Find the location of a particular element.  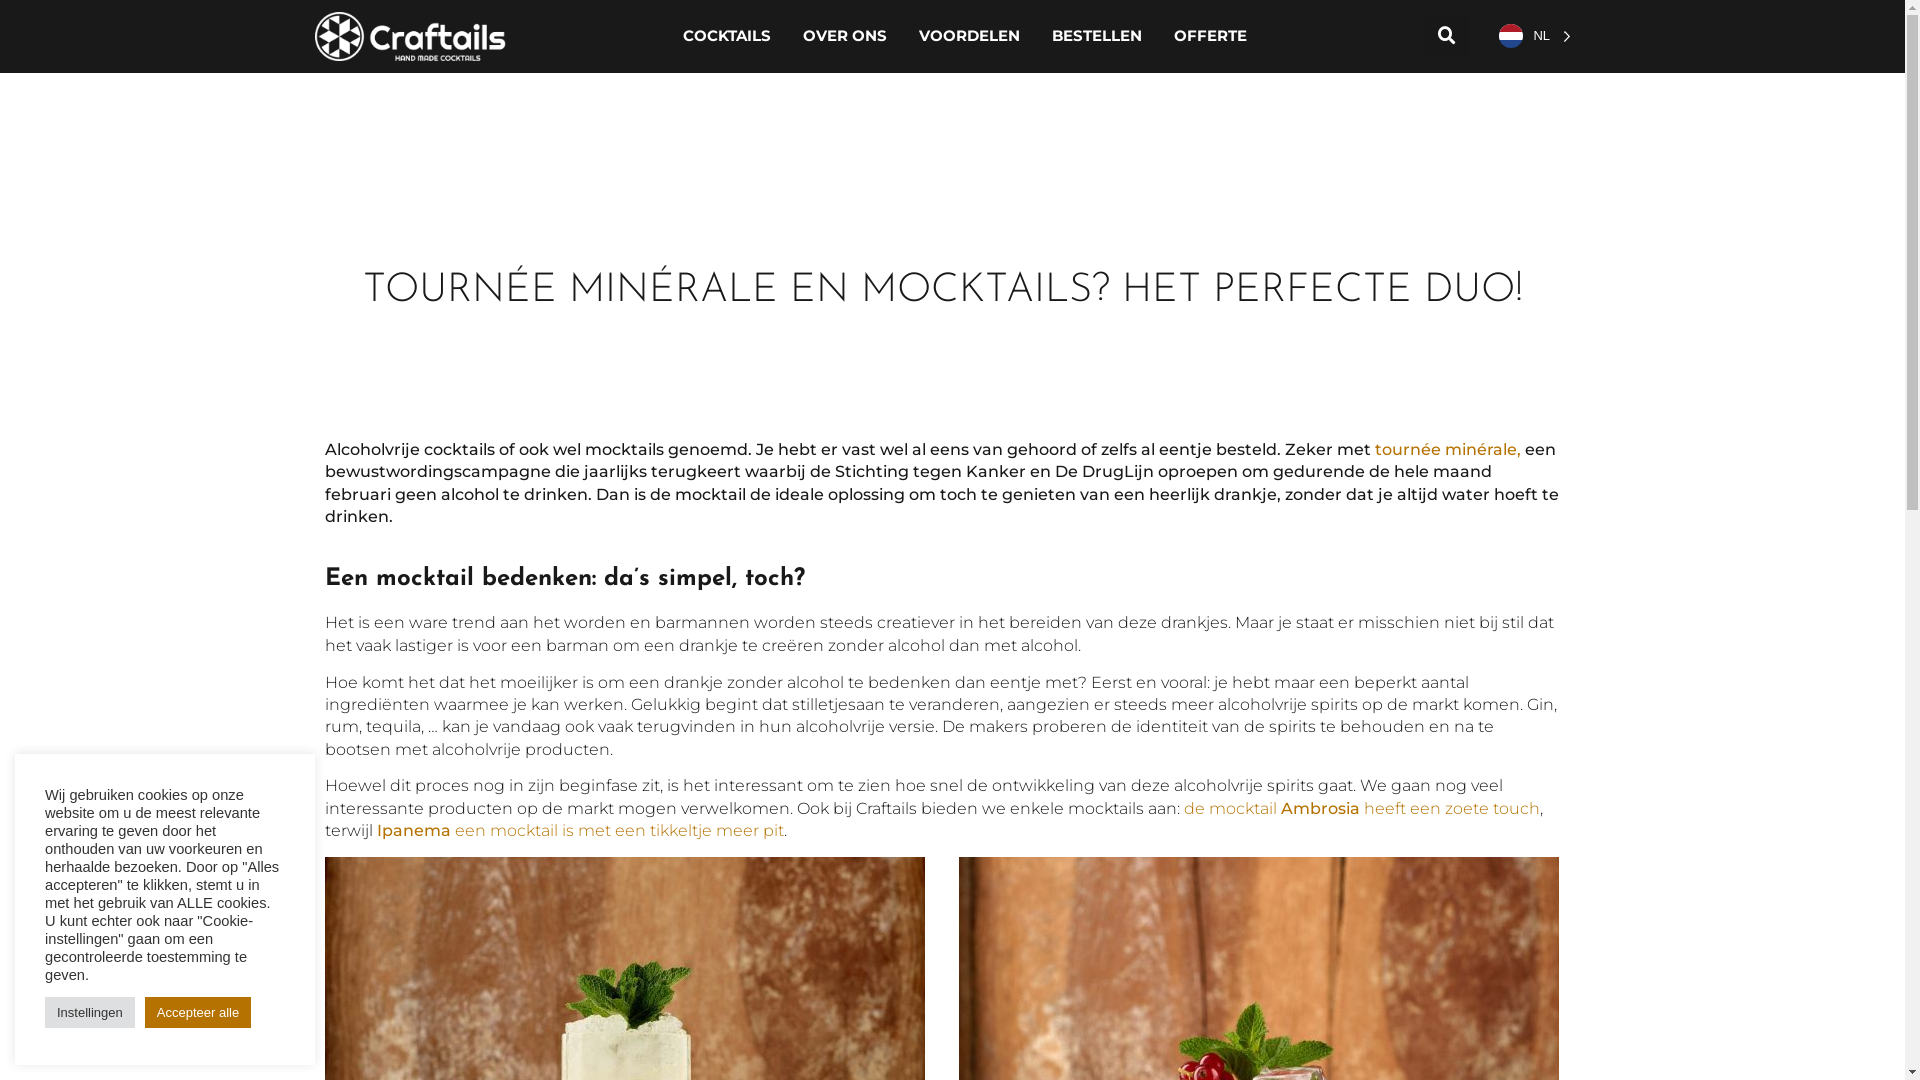

'COCKTAILS' is located at coordinates (725, 35).